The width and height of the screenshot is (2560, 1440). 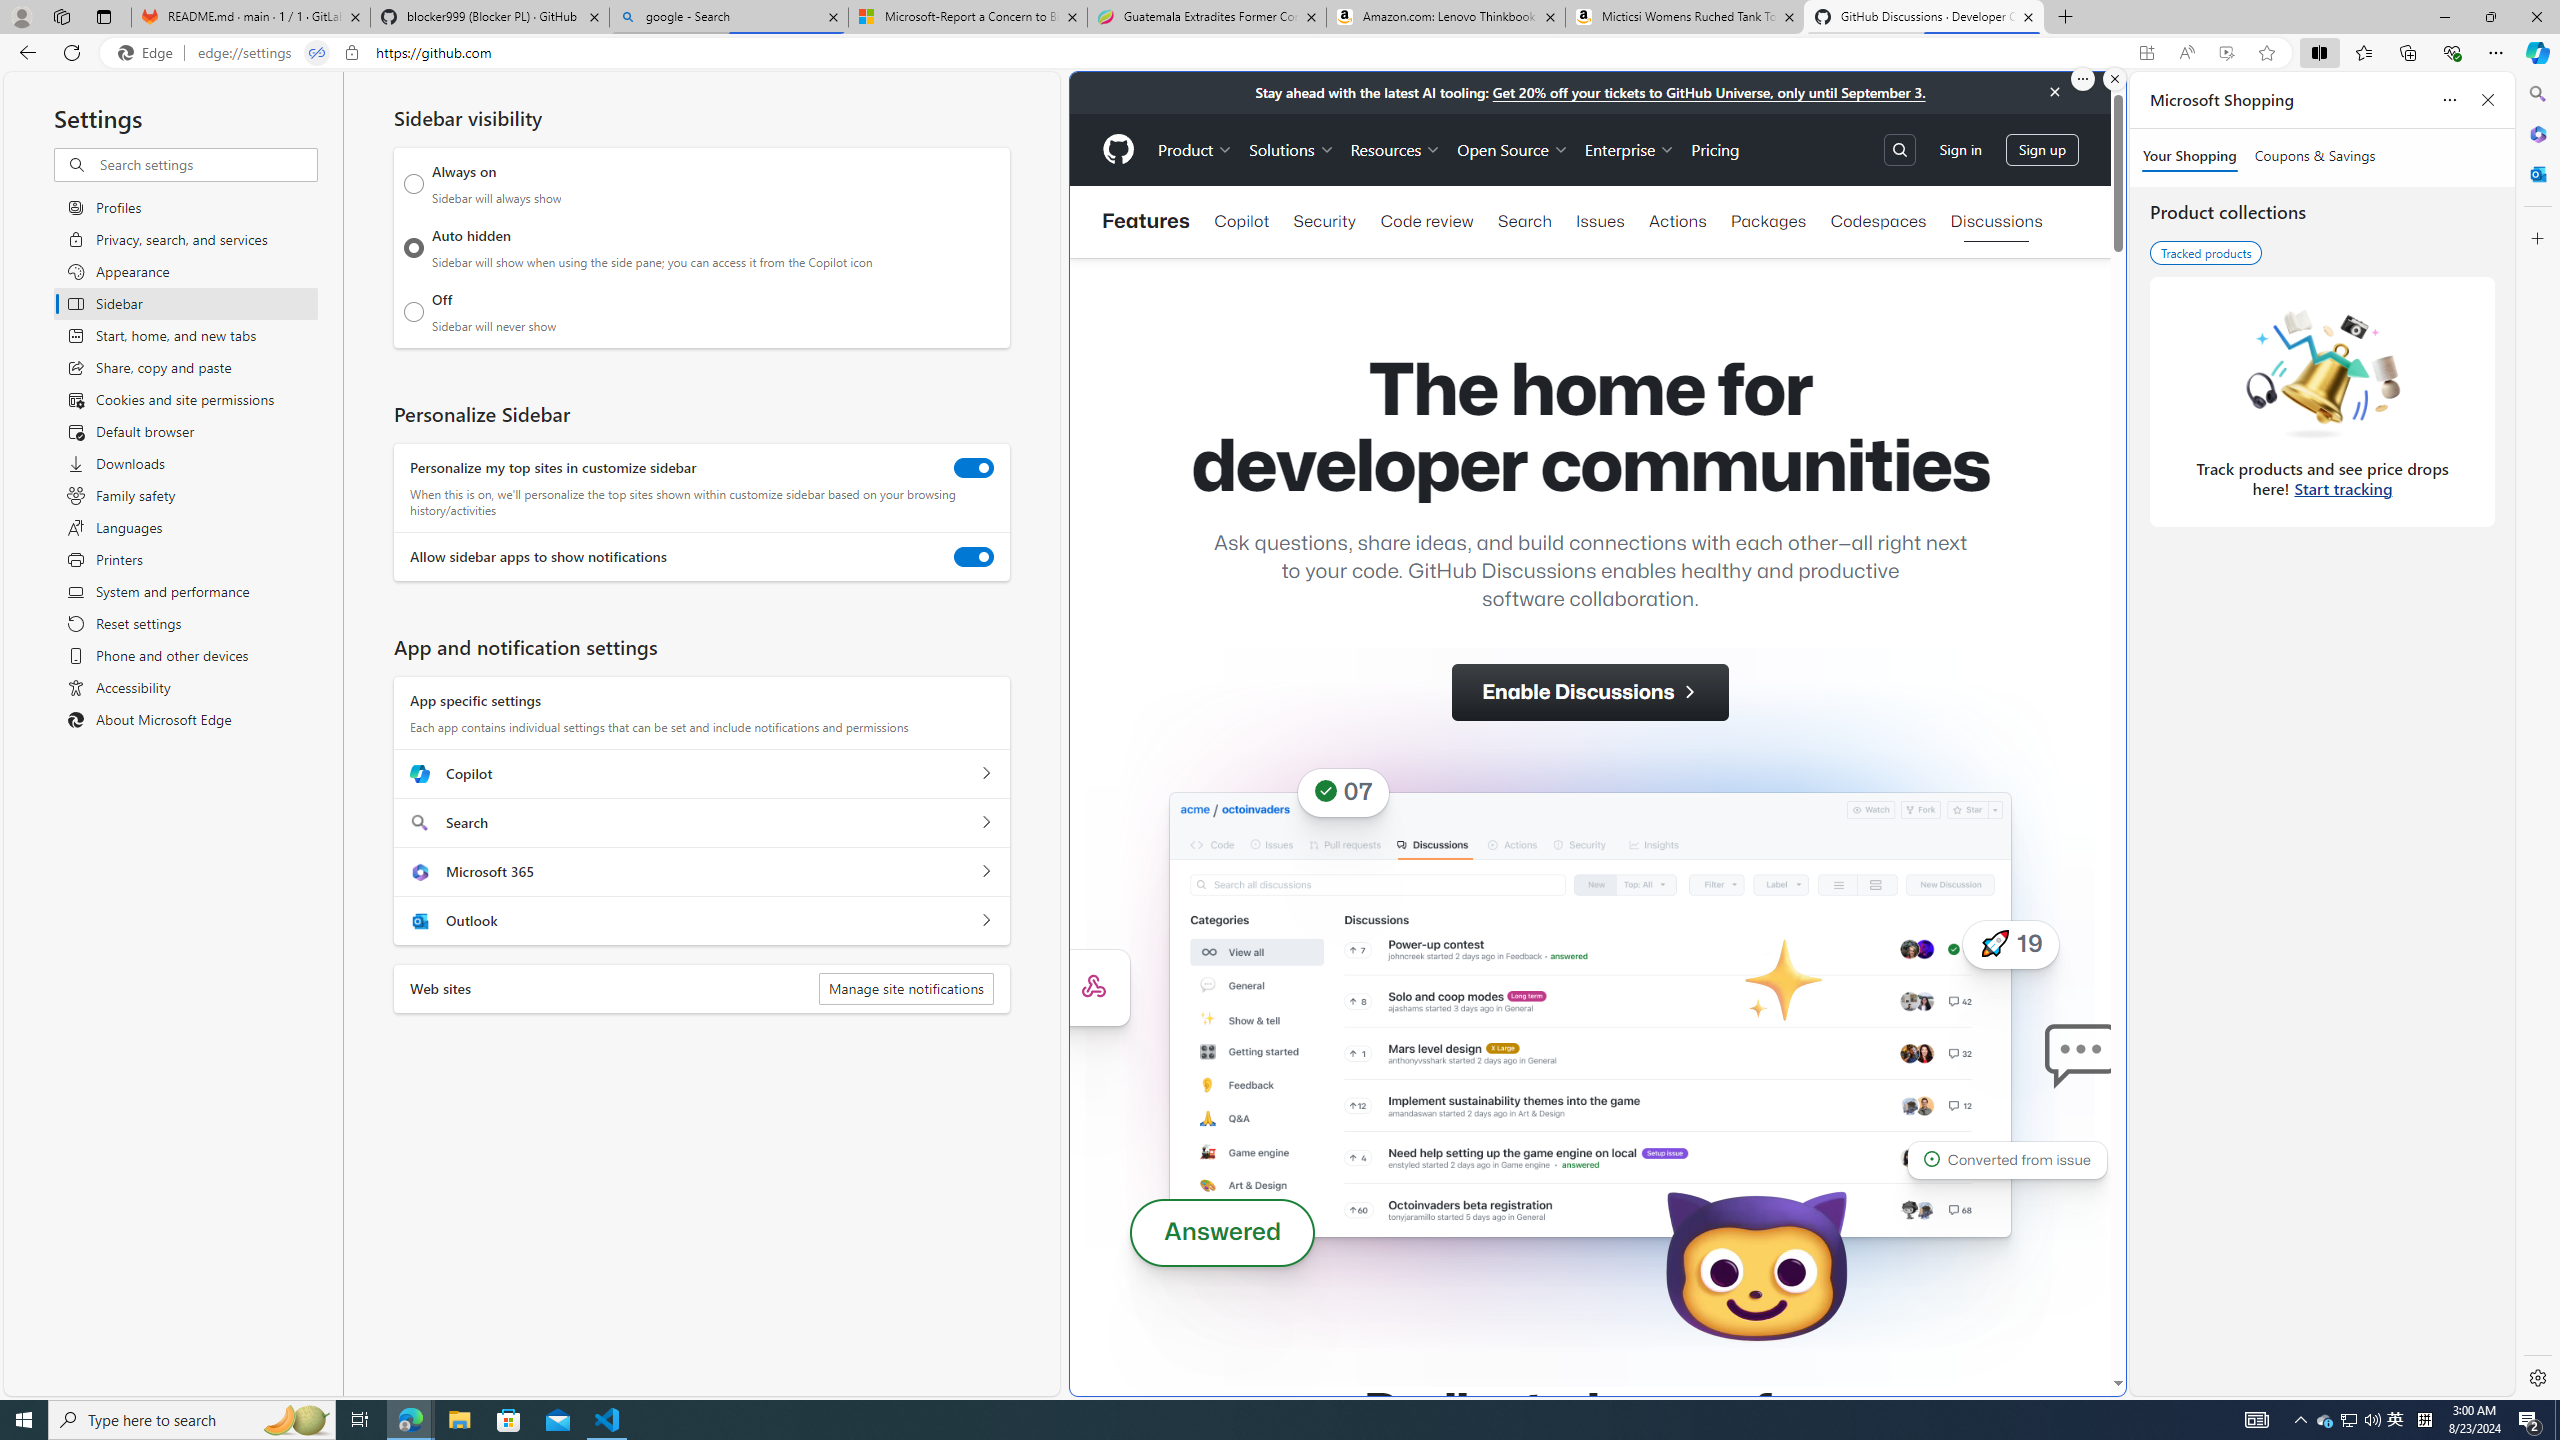 What do you see at coordinates (2082, 78) in the screenshot?
I see `'More options.'` at bounding box center [2082, 78].